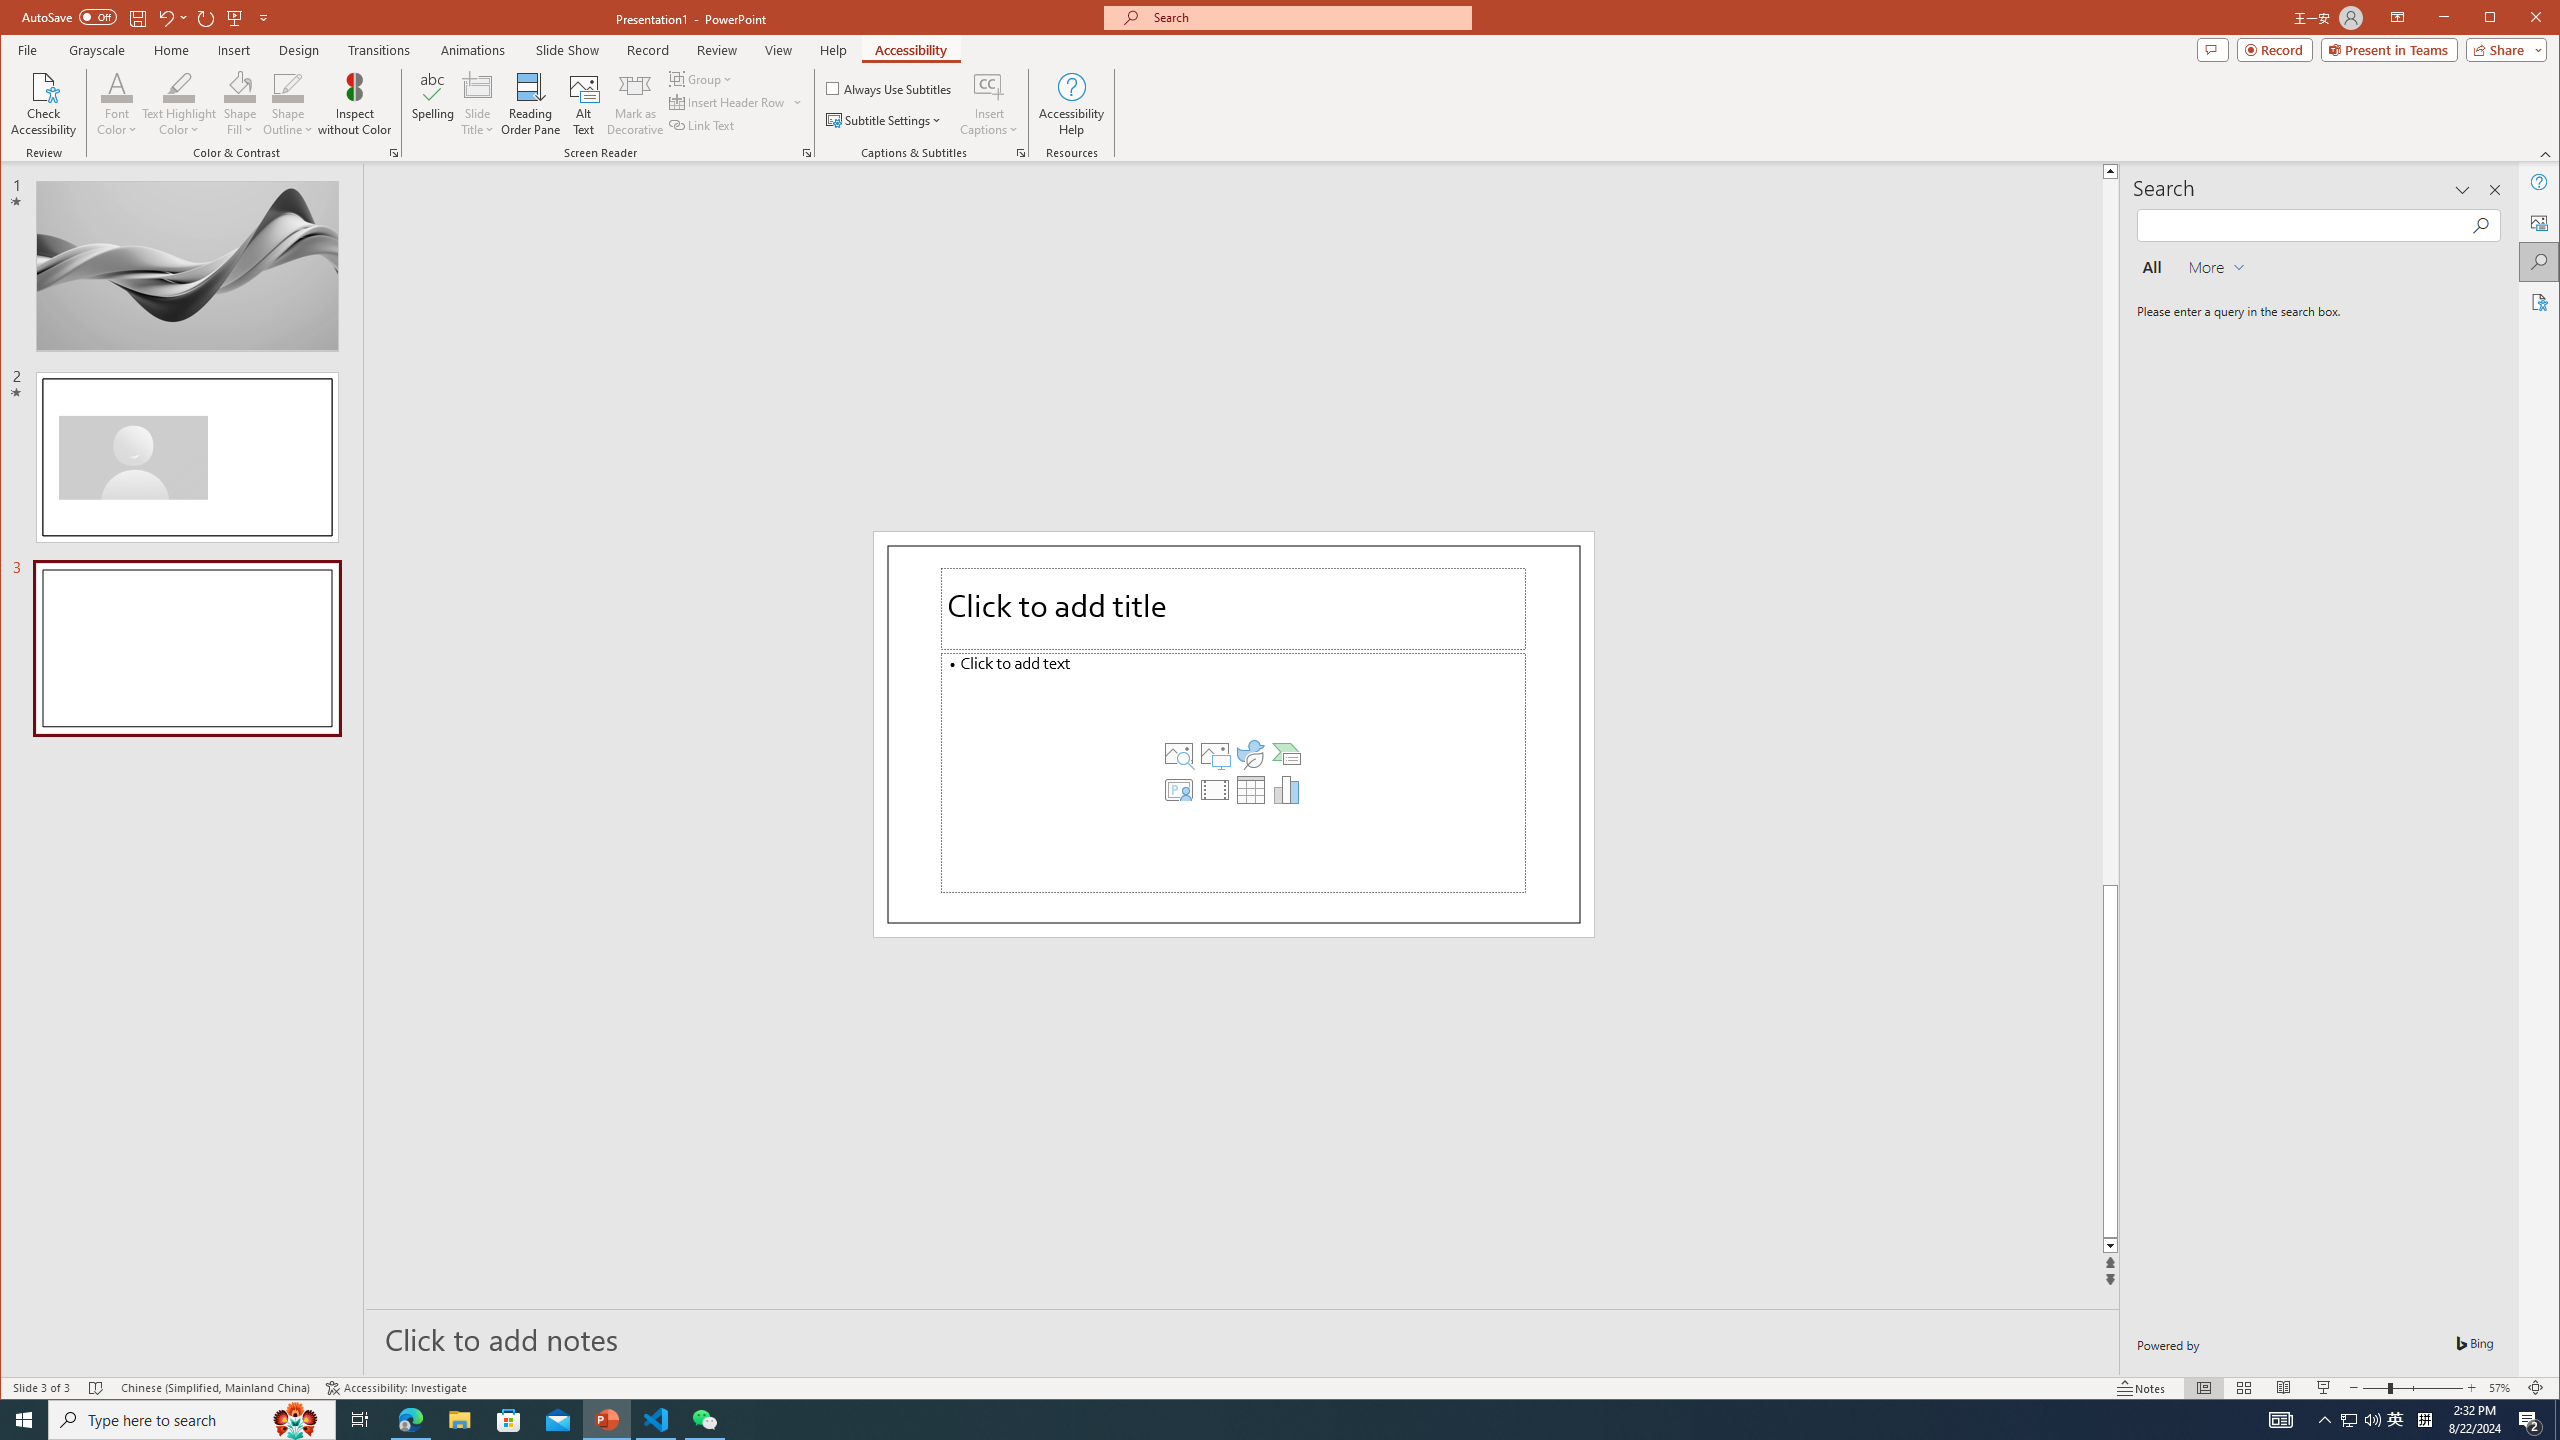  What do you see at coordinates (1232, 608) in the screenshot?
I see `'Title TextBox'` at bounding box center [1232, 608].